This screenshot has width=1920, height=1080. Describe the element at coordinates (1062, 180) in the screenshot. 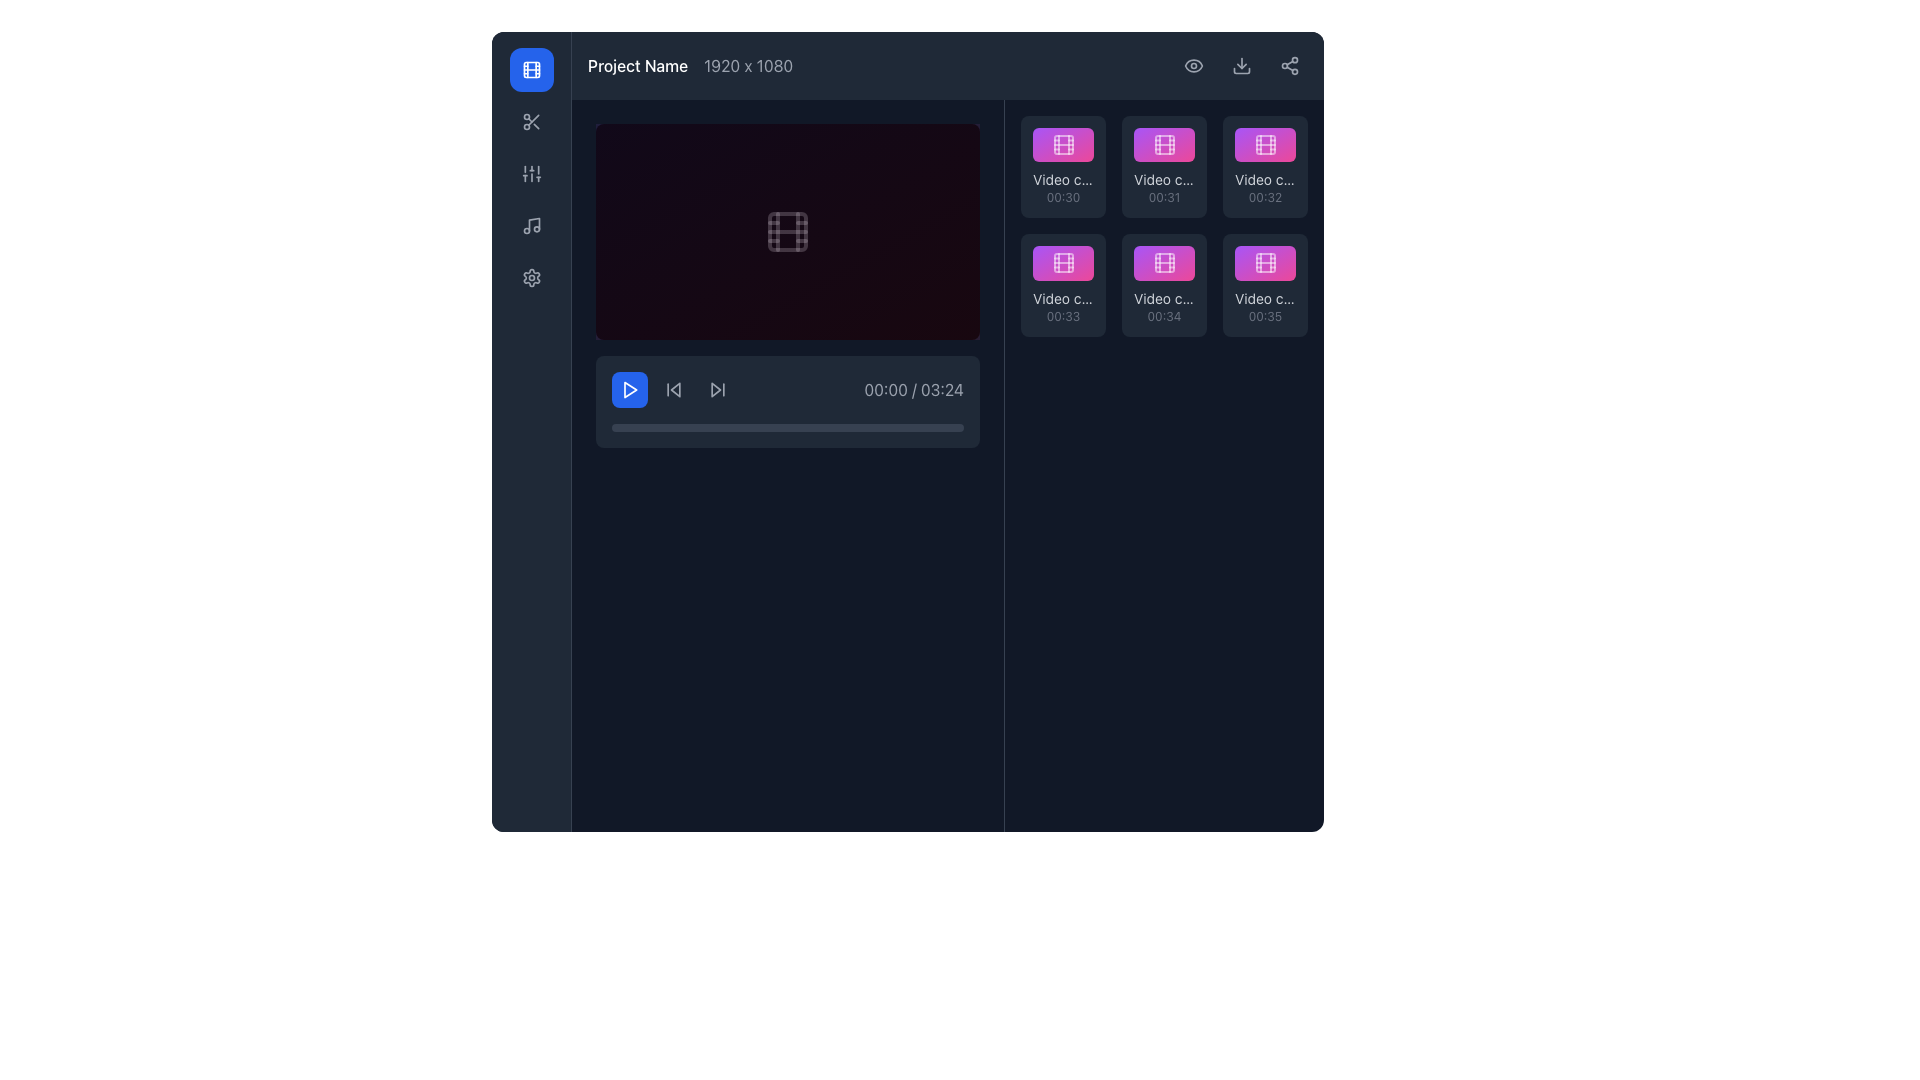

I see `the static text label that denotes the name or title of the corresponding video clip, located in the bottom-middle part of the first card in the vertical list on the right-hand panel` at that location.